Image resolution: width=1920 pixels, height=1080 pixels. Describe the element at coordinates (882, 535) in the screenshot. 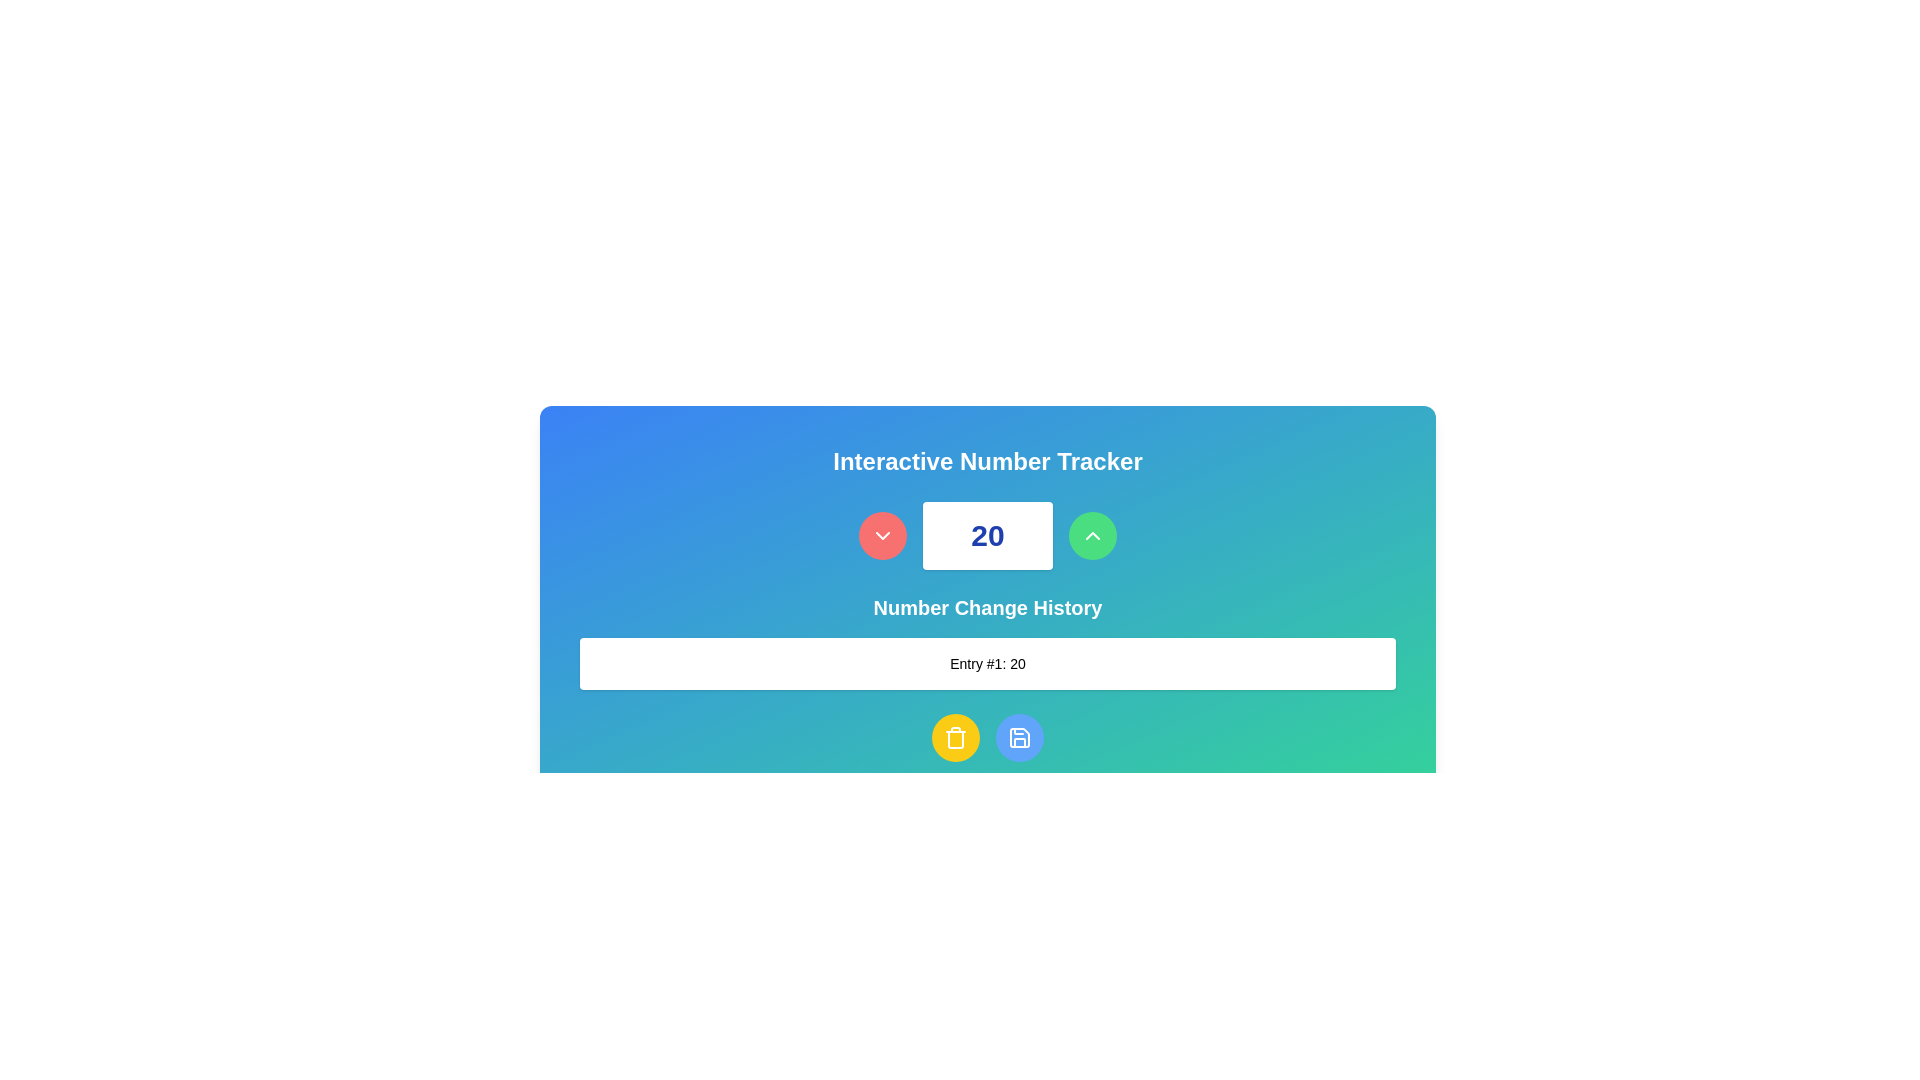

I see `the first button in the group to the left of the number indicator to decrease the displayed numeric value` at that location.